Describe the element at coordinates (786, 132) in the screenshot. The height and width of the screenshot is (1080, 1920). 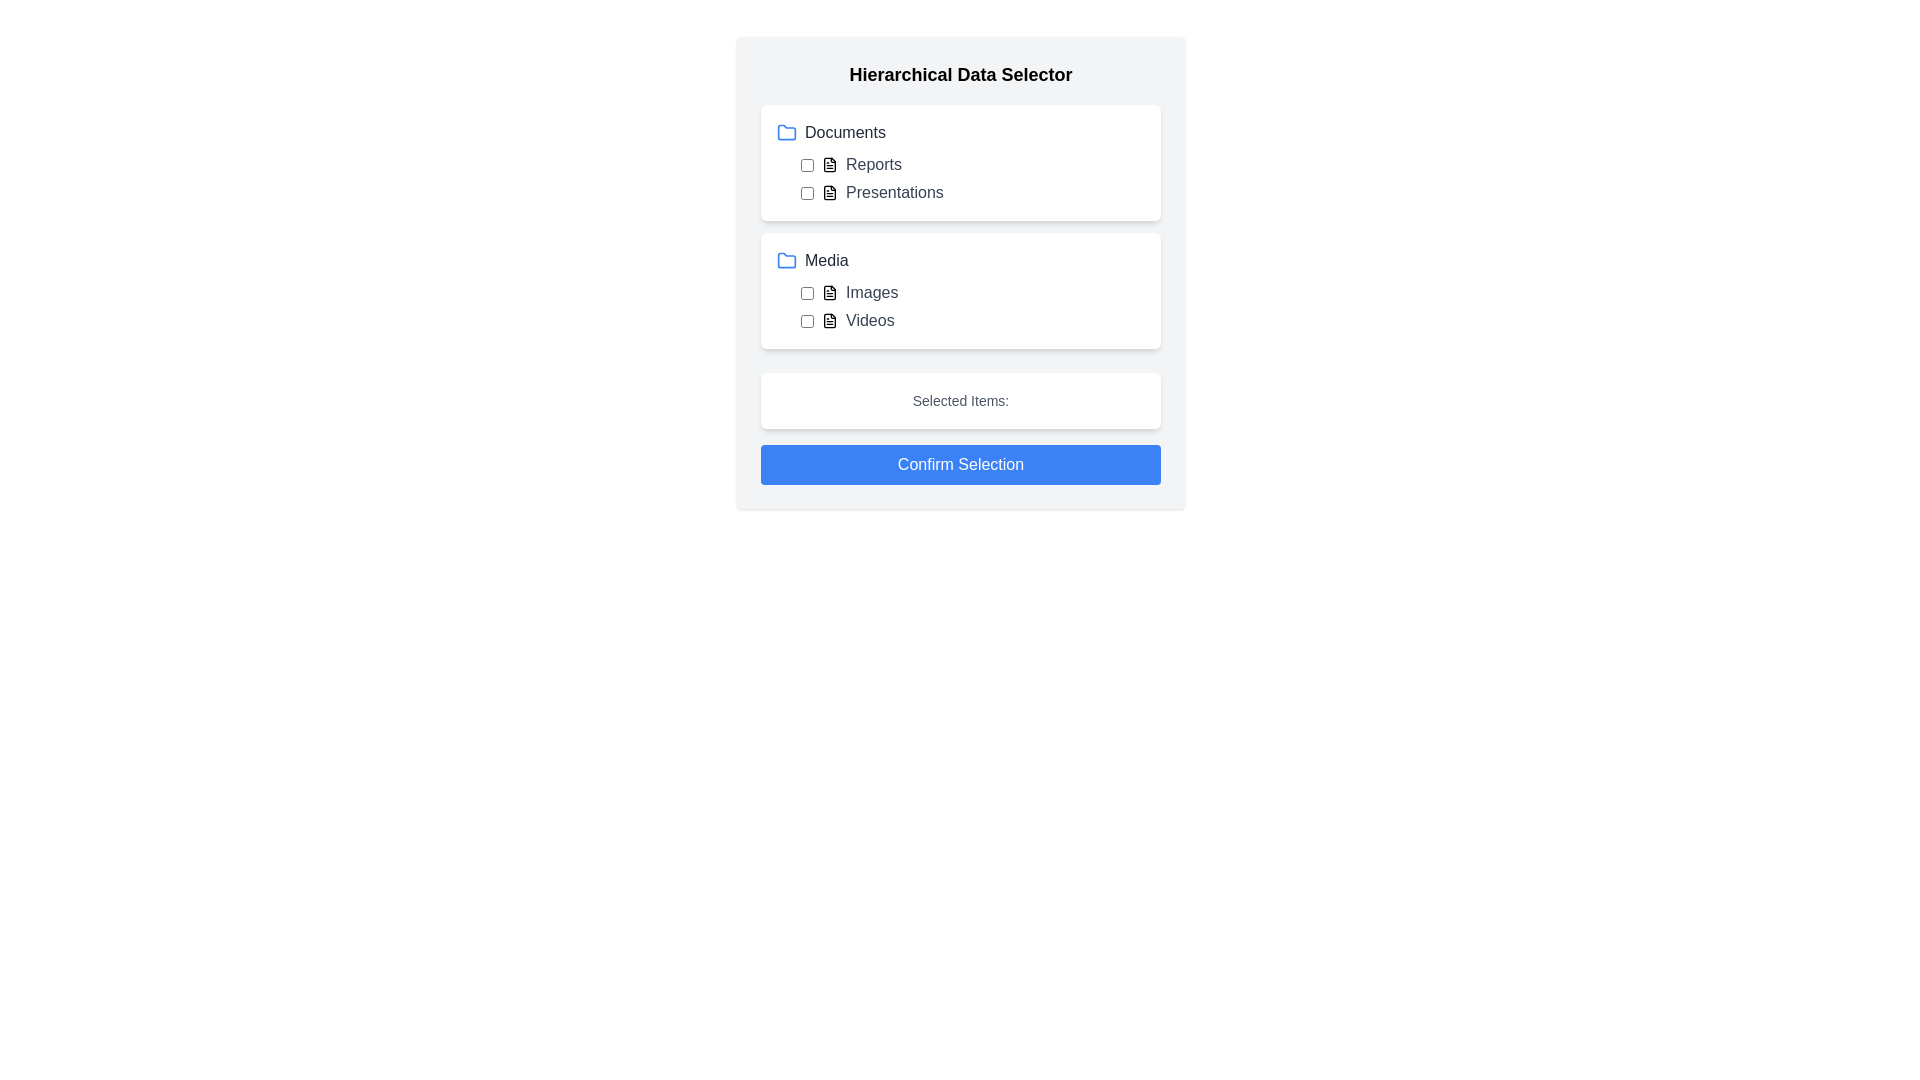
I see `the 'Documents' category icon located at the top portion of the interface, which is the leftmost element inside the labeled box` at that location.